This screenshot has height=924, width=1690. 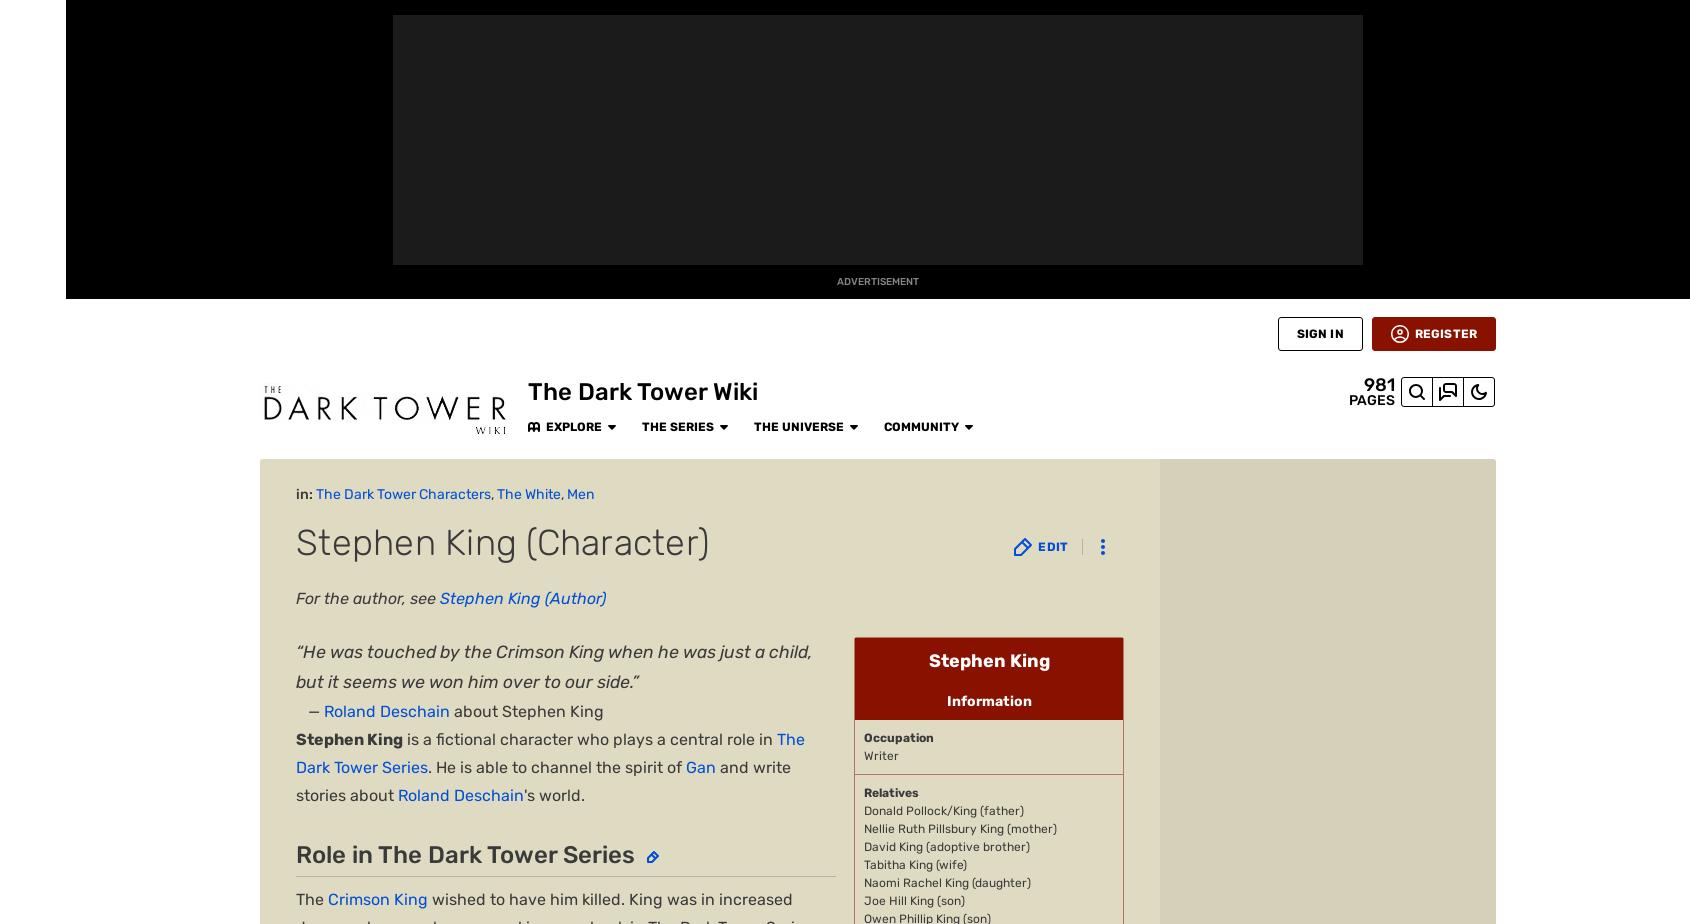 I want to click on 'Deadlights', so click(x=399, y=596).